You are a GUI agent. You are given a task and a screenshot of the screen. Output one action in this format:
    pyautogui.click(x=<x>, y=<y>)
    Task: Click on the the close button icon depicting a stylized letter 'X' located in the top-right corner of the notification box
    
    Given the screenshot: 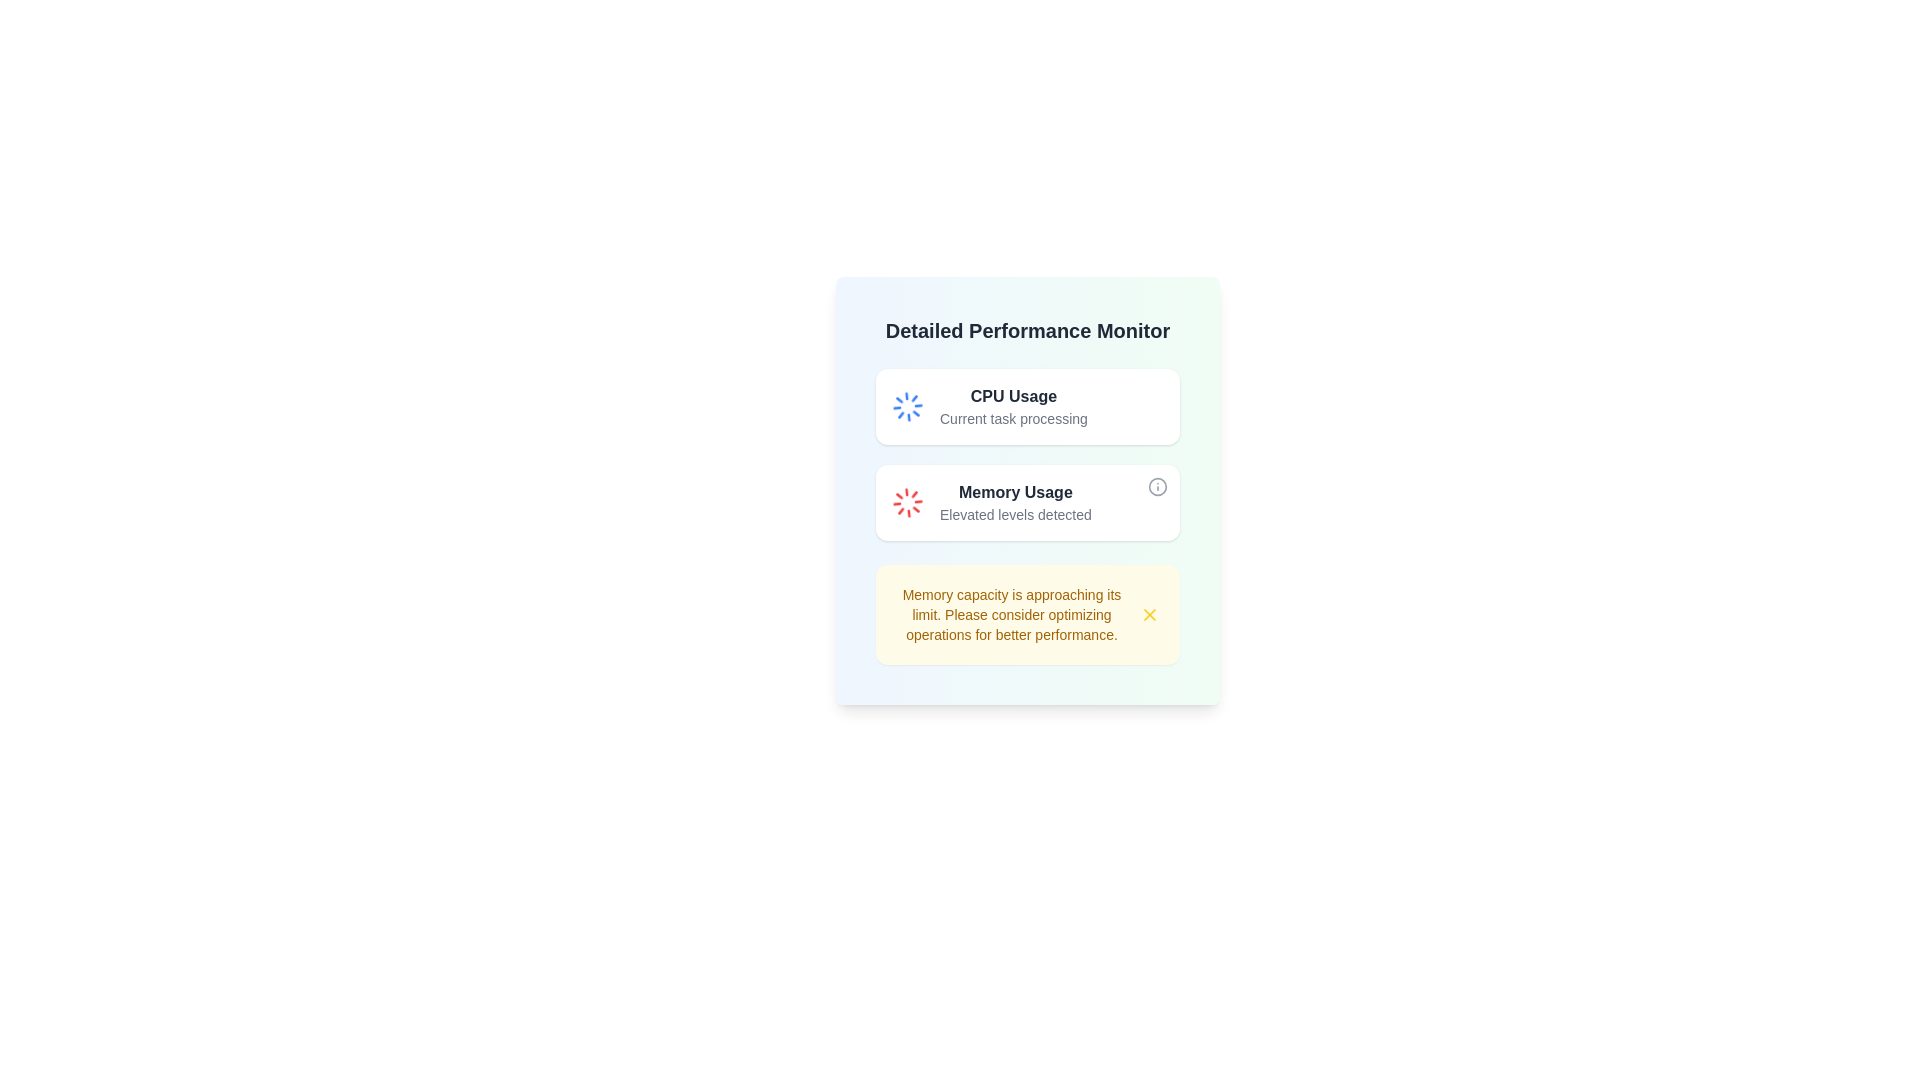 What is the action you would take?
    pyautogui.click(x=1150, y=613)
    